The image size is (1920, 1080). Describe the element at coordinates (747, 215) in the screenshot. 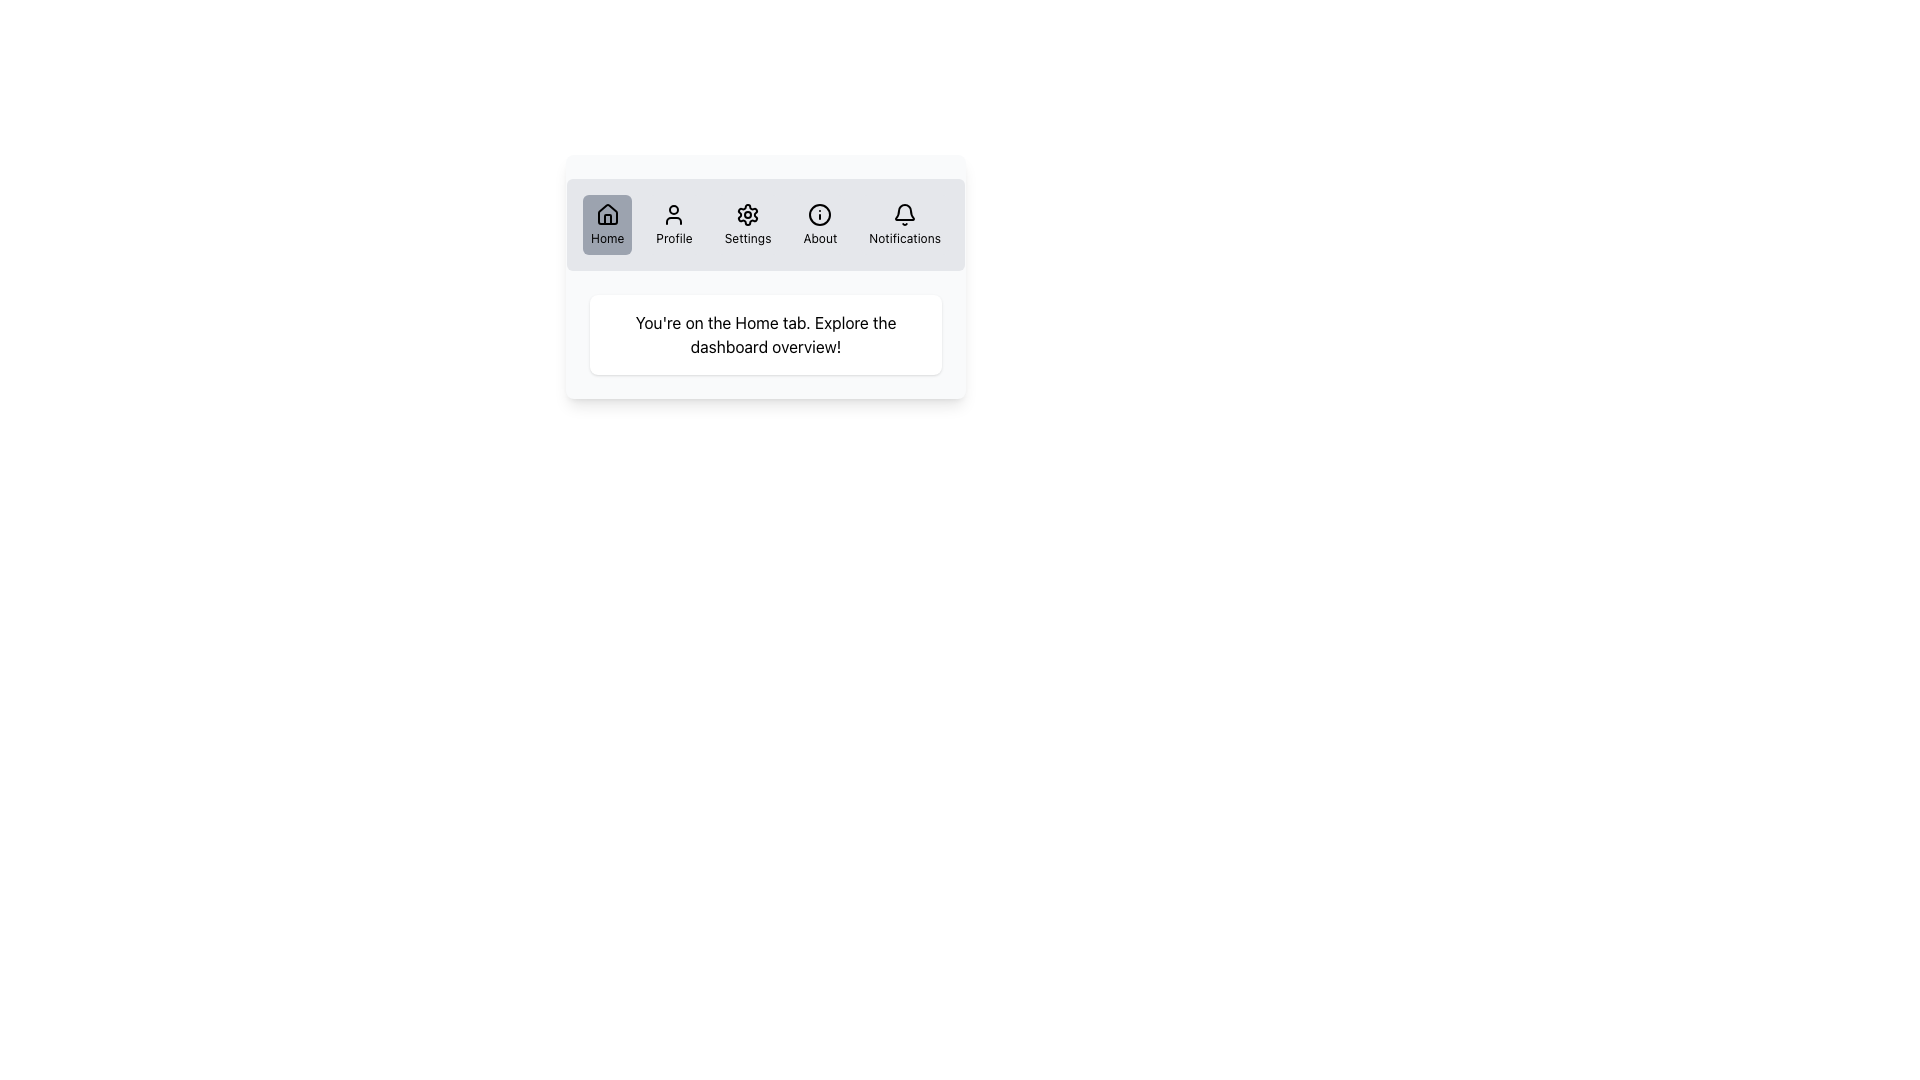

I see `the gear icon representing the settings option, which is styled with a minimalistic line-based design and located second from the left` at that location.